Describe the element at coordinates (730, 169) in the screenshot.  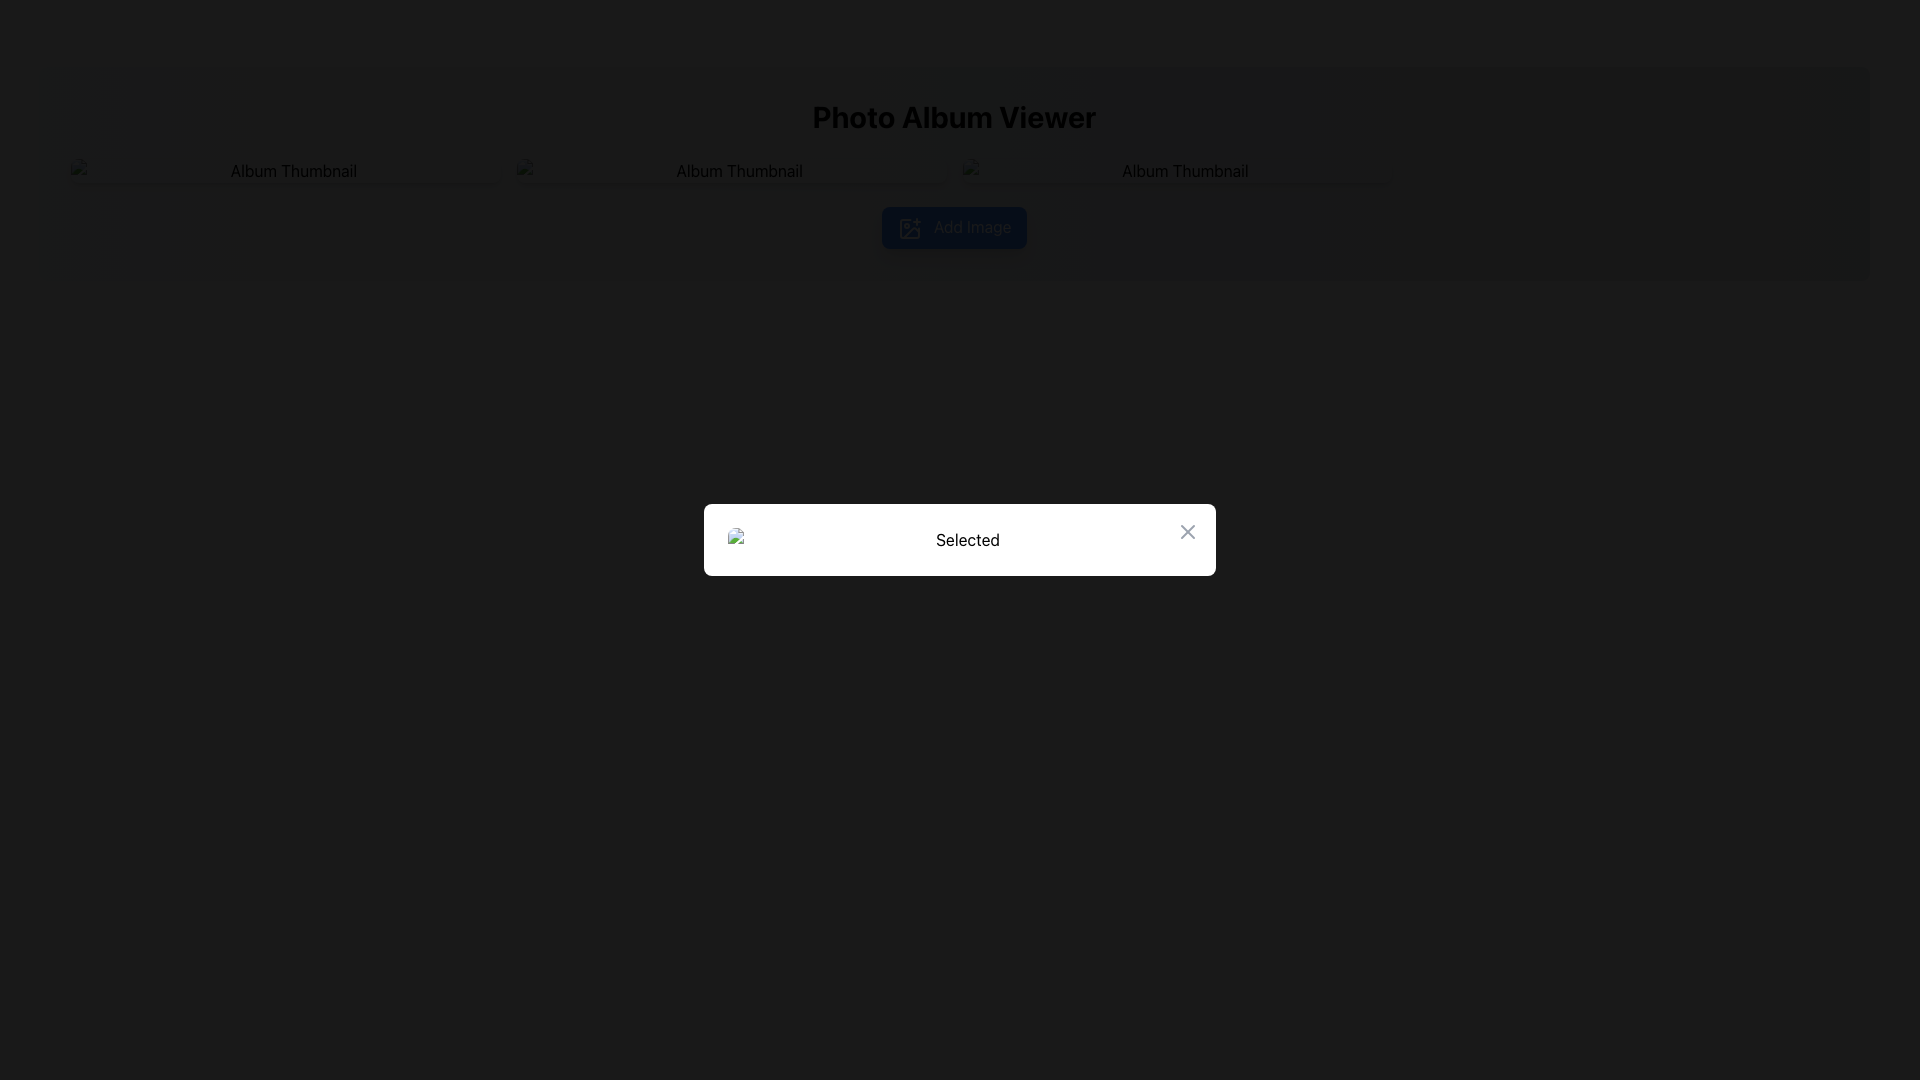
I see `the second interactive thumbnail in the grid layout` at that location.